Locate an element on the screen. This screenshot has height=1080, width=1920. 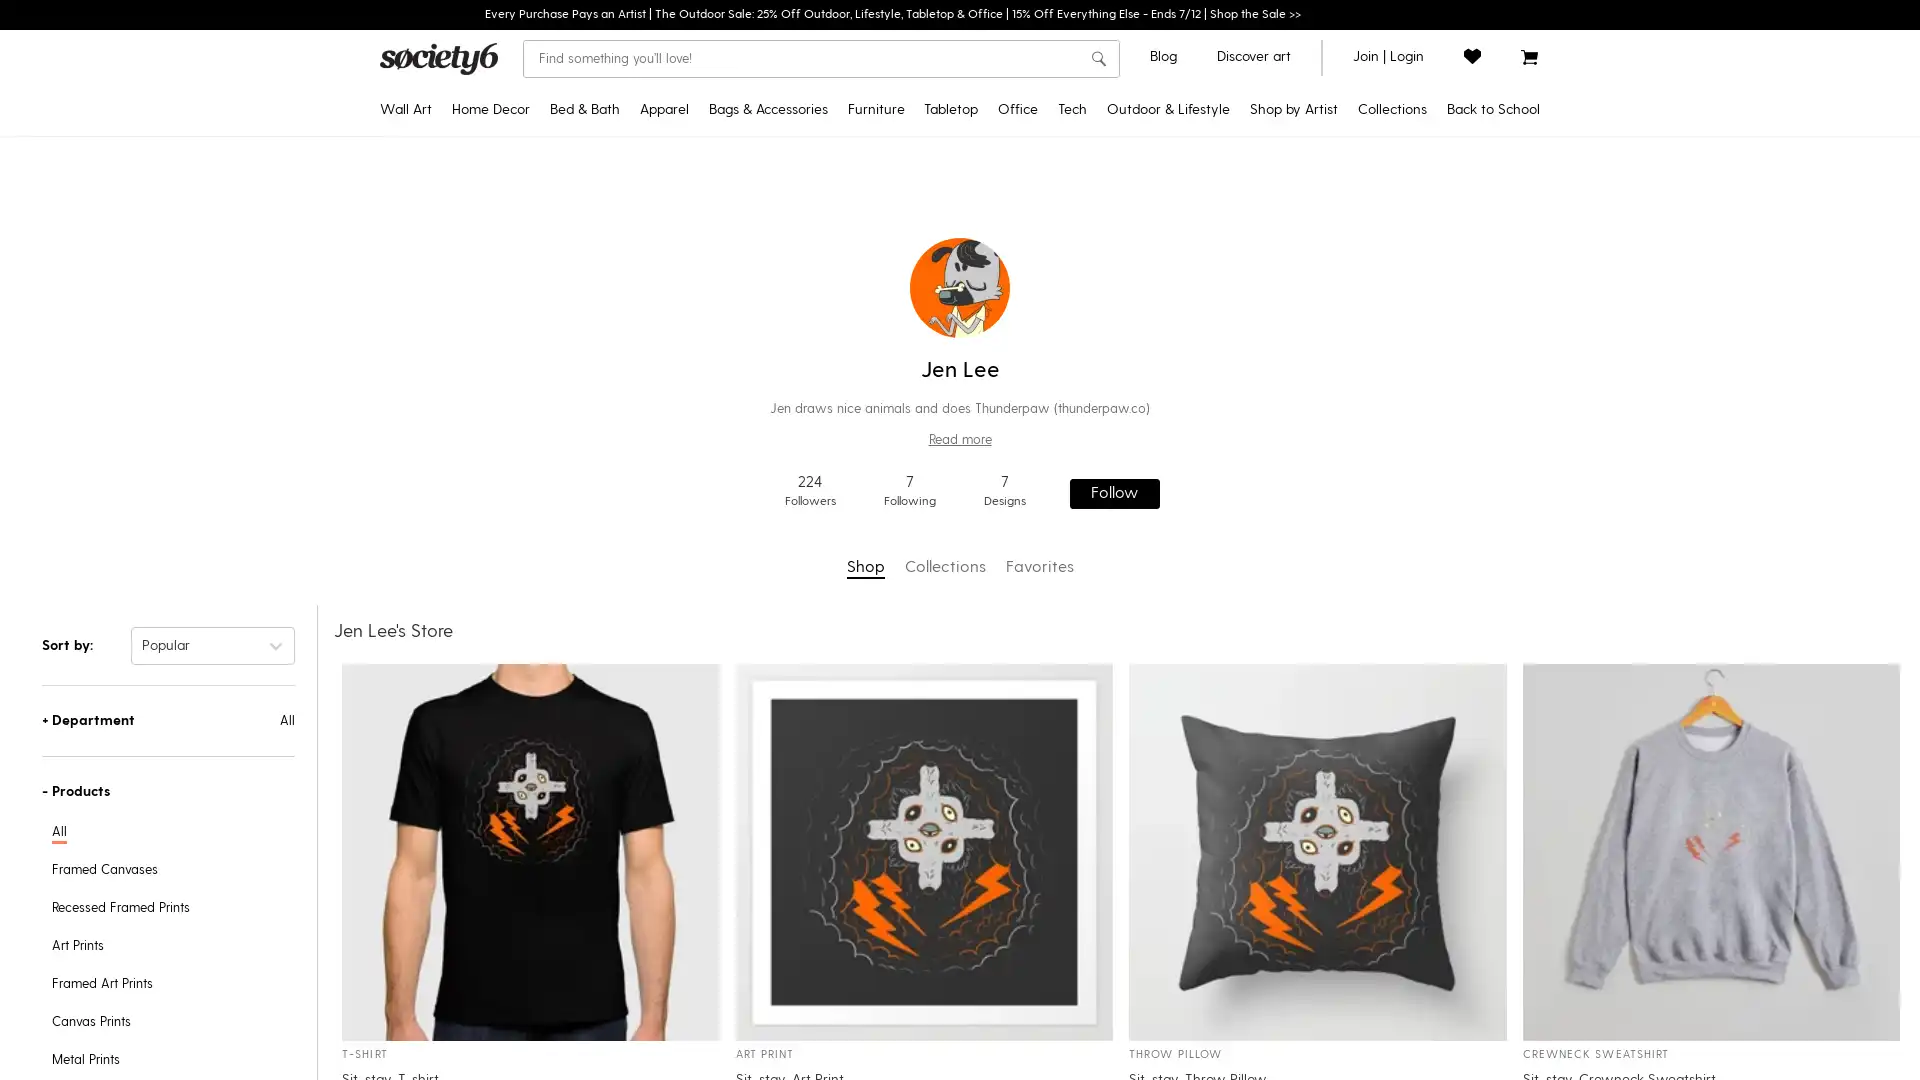
Rectangular Pillows is located at coordinates (528, 224).